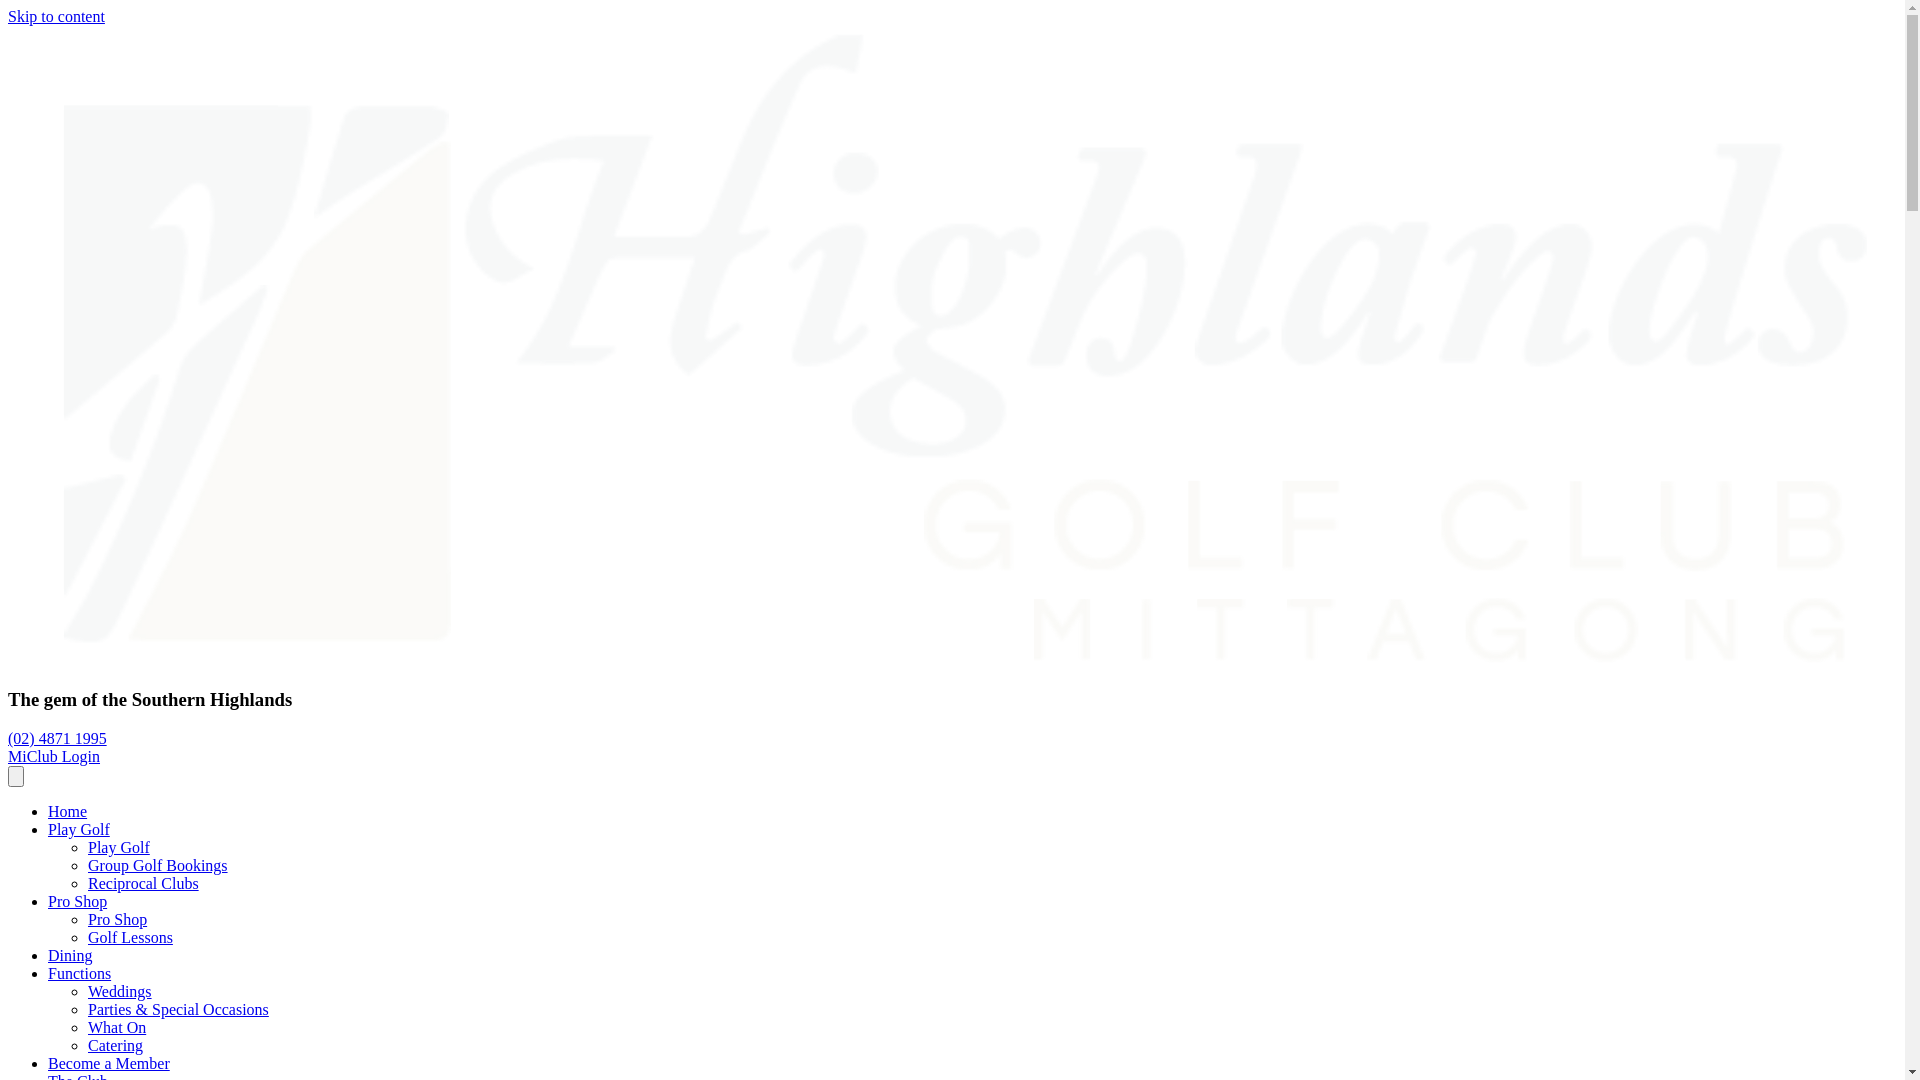 This screenshot has height=1080, width=1920. Describe the element at coordinates (157, 864) in the screenshot. I see `'Group Golf Bookings'` at that location.